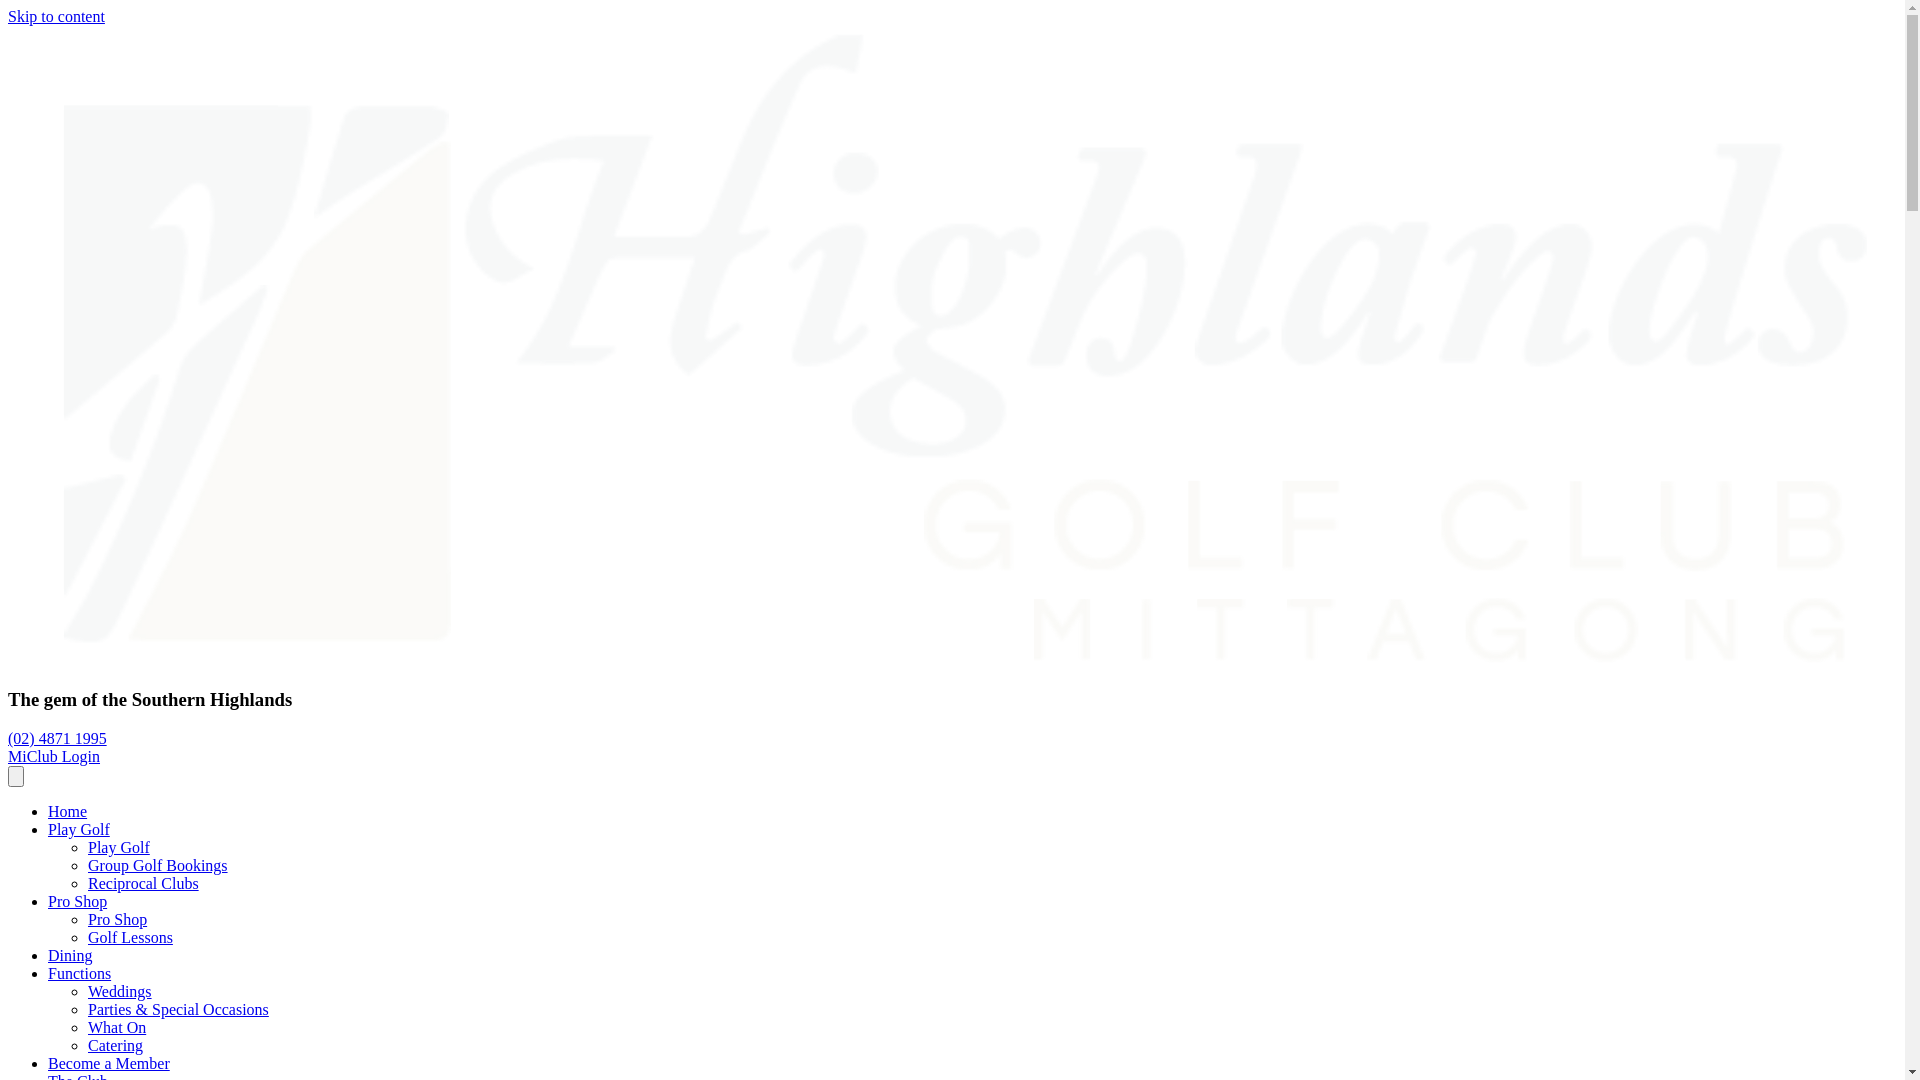 This screenshot has height=1080, width=1920. Describe the element at coordinates (157, 864) in the screenshot. I see `'Group Golf Bookings'` at that location.